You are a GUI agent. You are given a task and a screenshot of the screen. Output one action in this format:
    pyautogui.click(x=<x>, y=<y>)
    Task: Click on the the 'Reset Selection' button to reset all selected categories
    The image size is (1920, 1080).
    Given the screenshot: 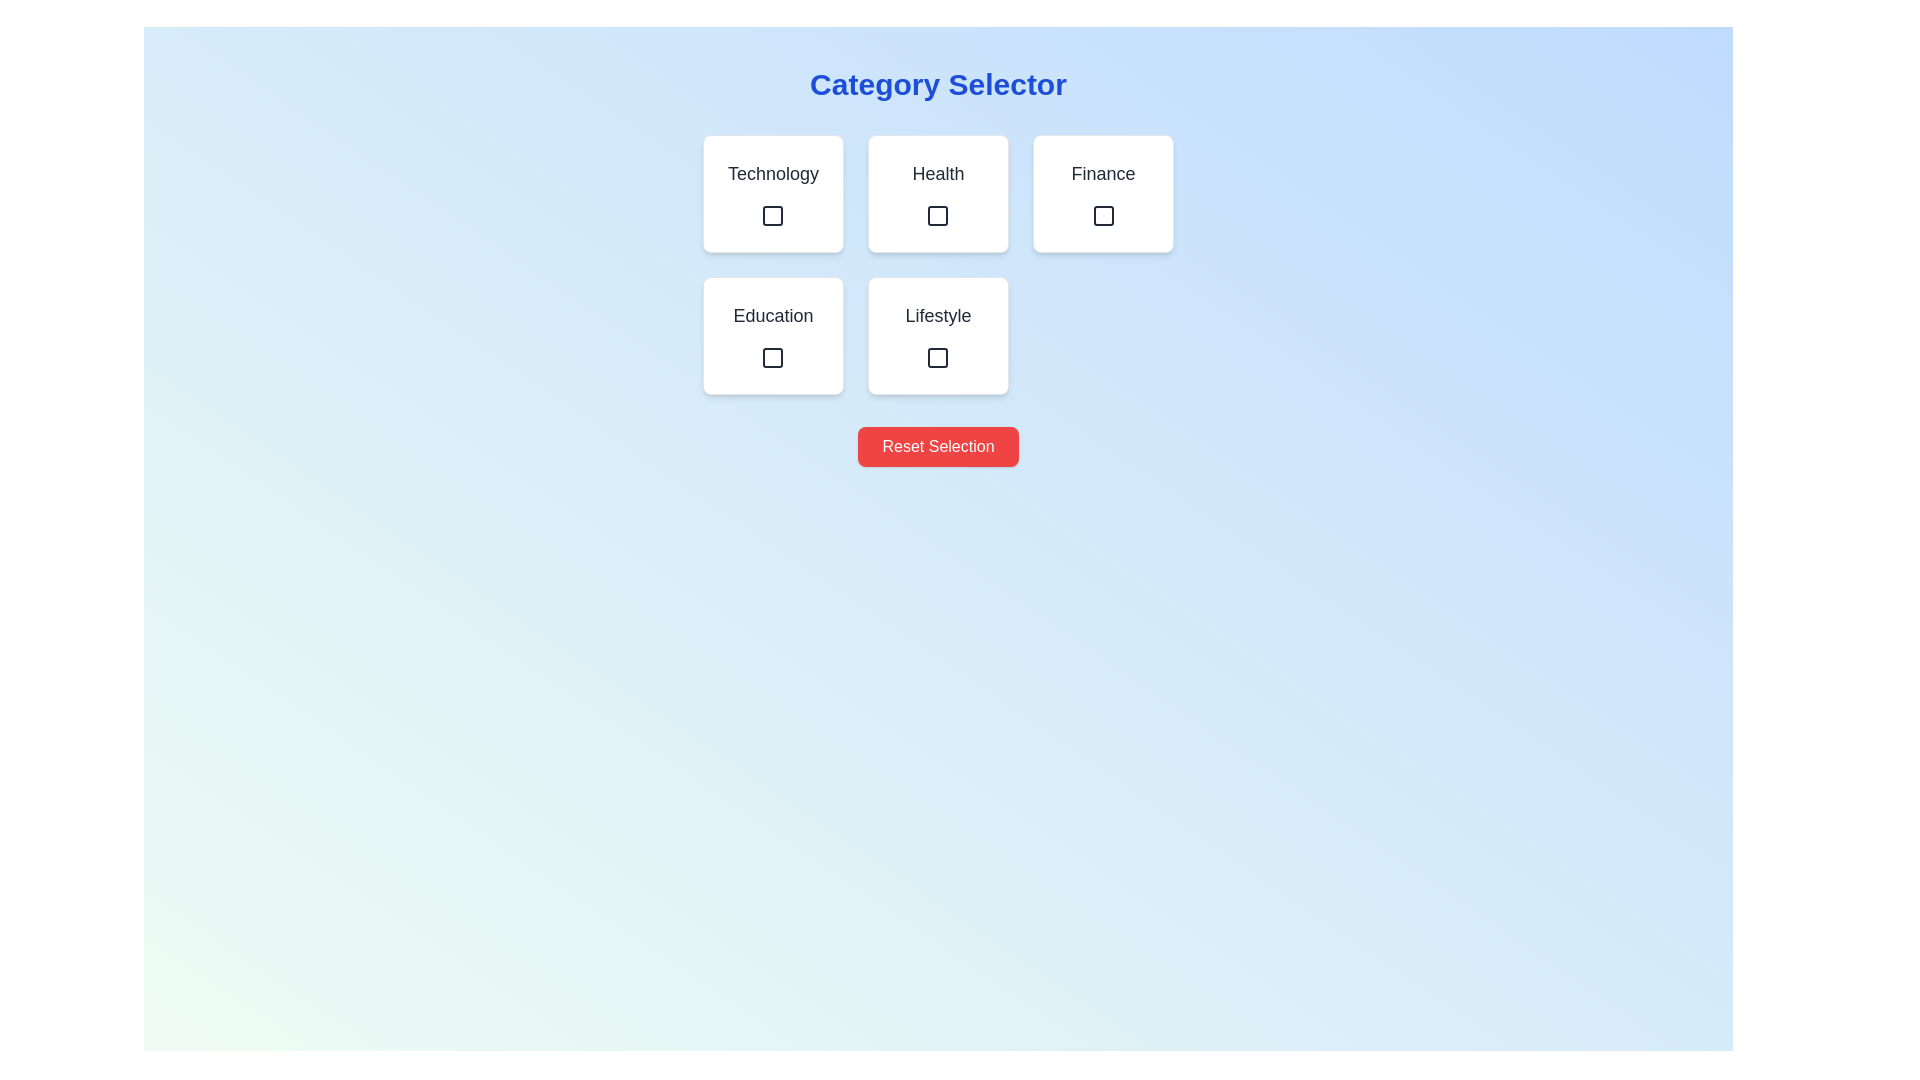 What is the action you would take?
    pyautogui.click(x=937, y=446)
    